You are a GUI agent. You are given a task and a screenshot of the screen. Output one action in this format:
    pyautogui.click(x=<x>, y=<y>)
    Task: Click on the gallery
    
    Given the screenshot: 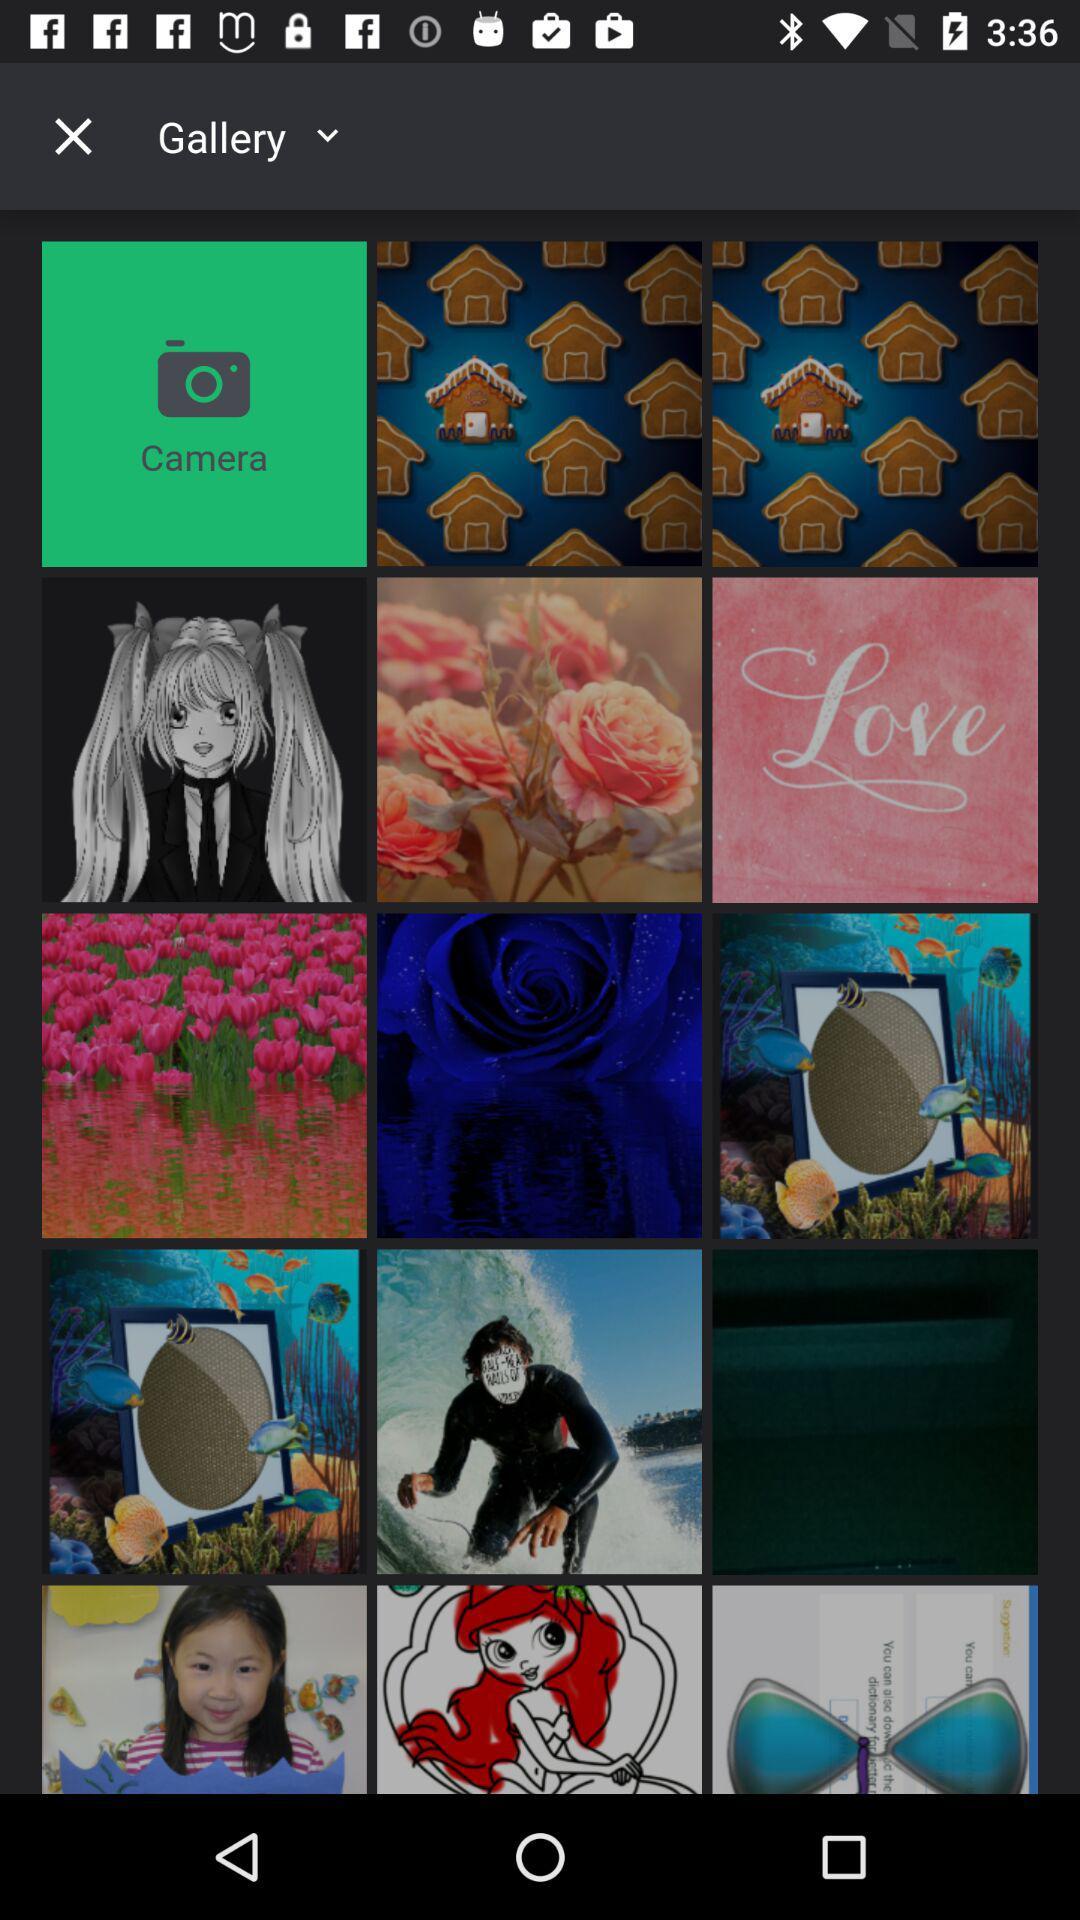 What is the action you would take?
    pyautogui.click(x=72, y=135)
    